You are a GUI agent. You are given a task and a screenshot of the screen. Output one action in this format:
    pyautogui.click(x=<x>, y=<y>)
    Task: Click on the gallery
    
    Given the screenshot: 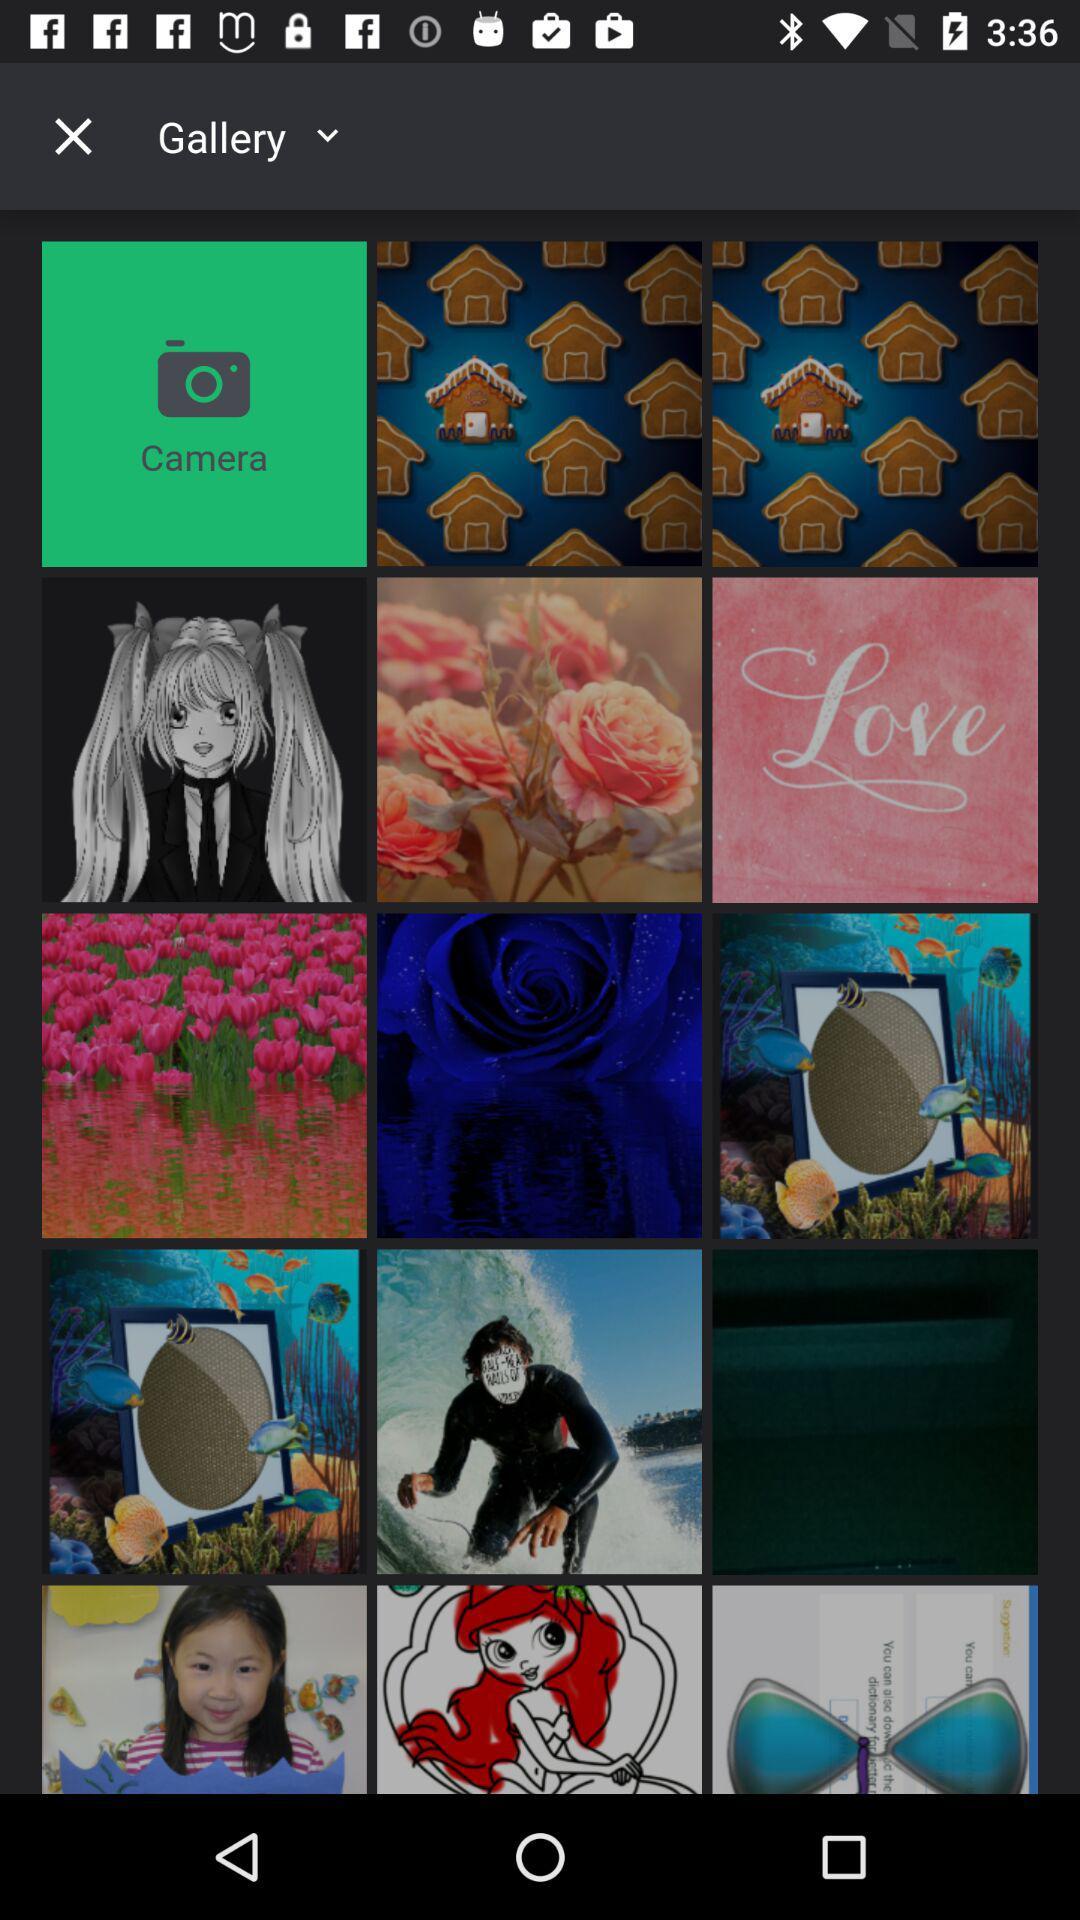 What is the action you would take?
    pyautogui.click(x=72, y=135)
    